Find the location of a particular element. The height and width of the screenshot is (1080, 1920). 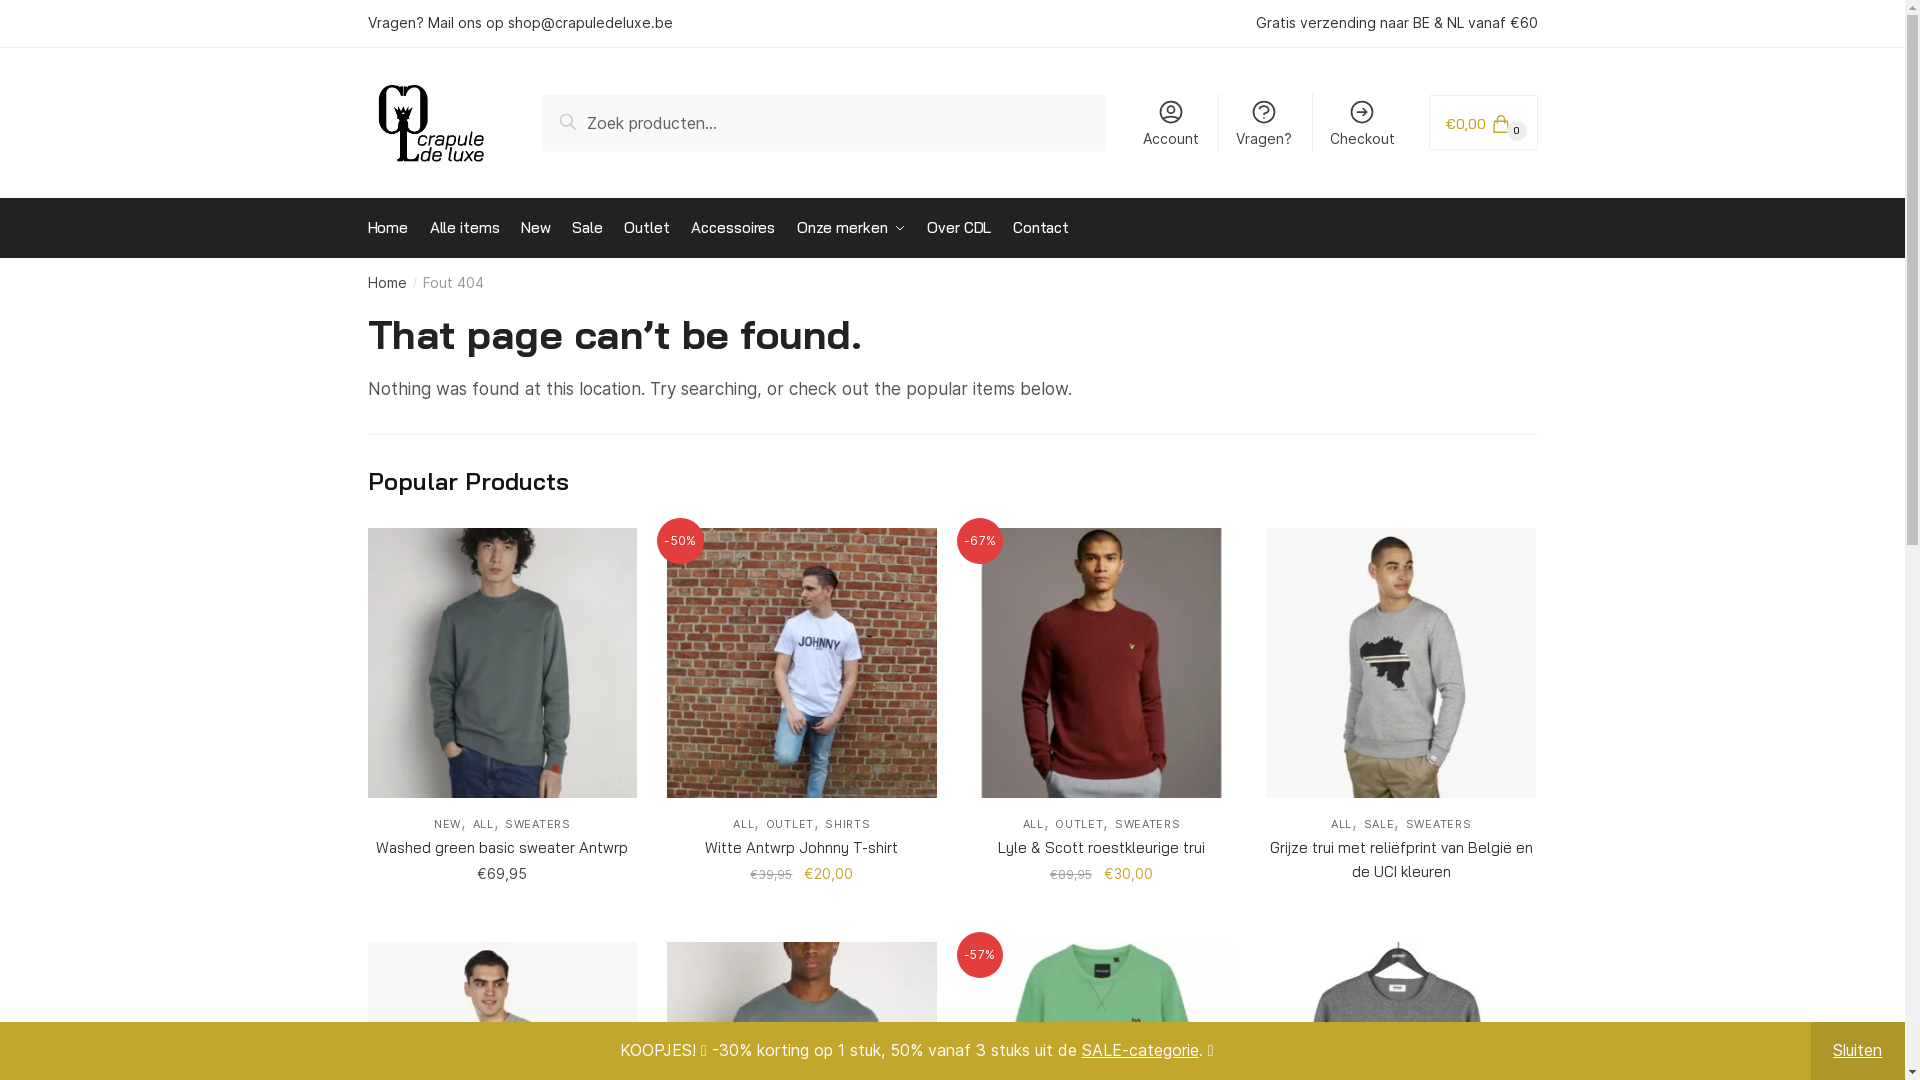

'Contact' is located at coordinates (1040, 226).